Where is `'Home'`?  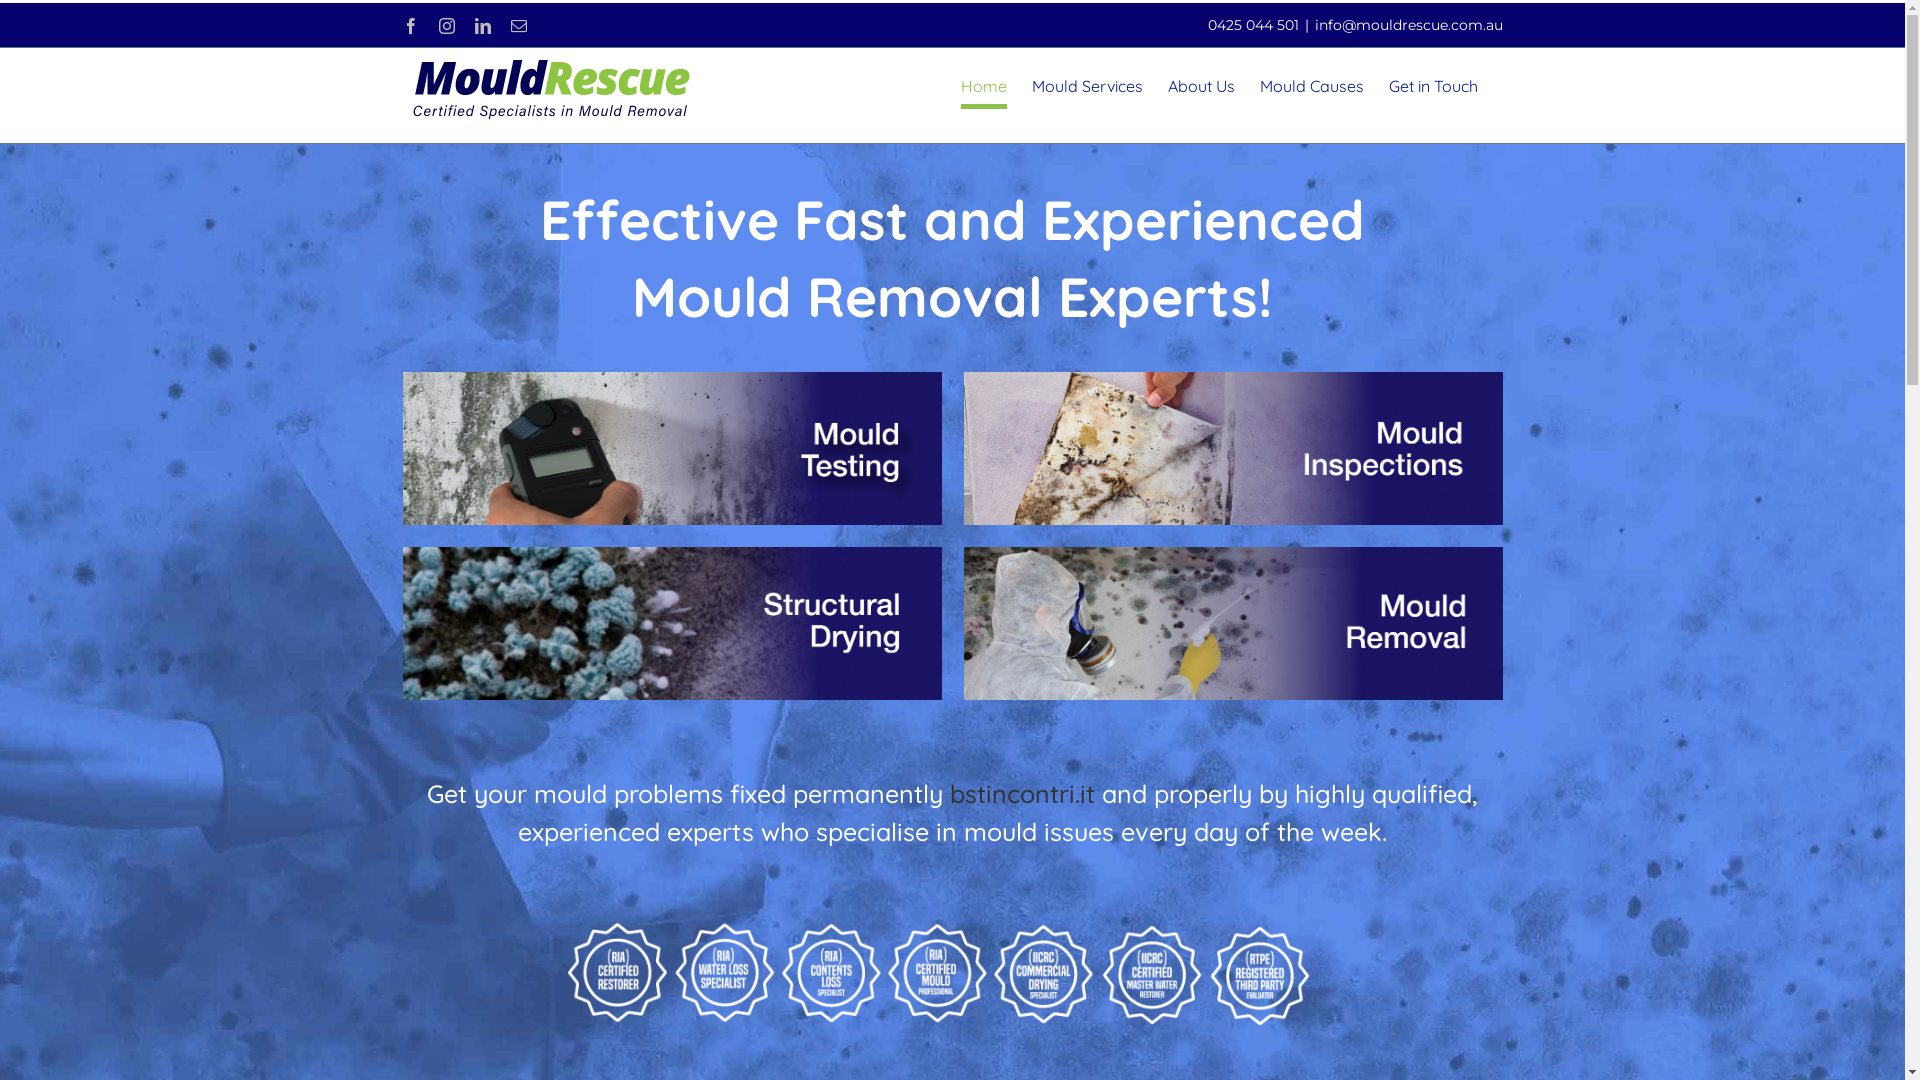
'Home' is located at coordinates (960, 84).